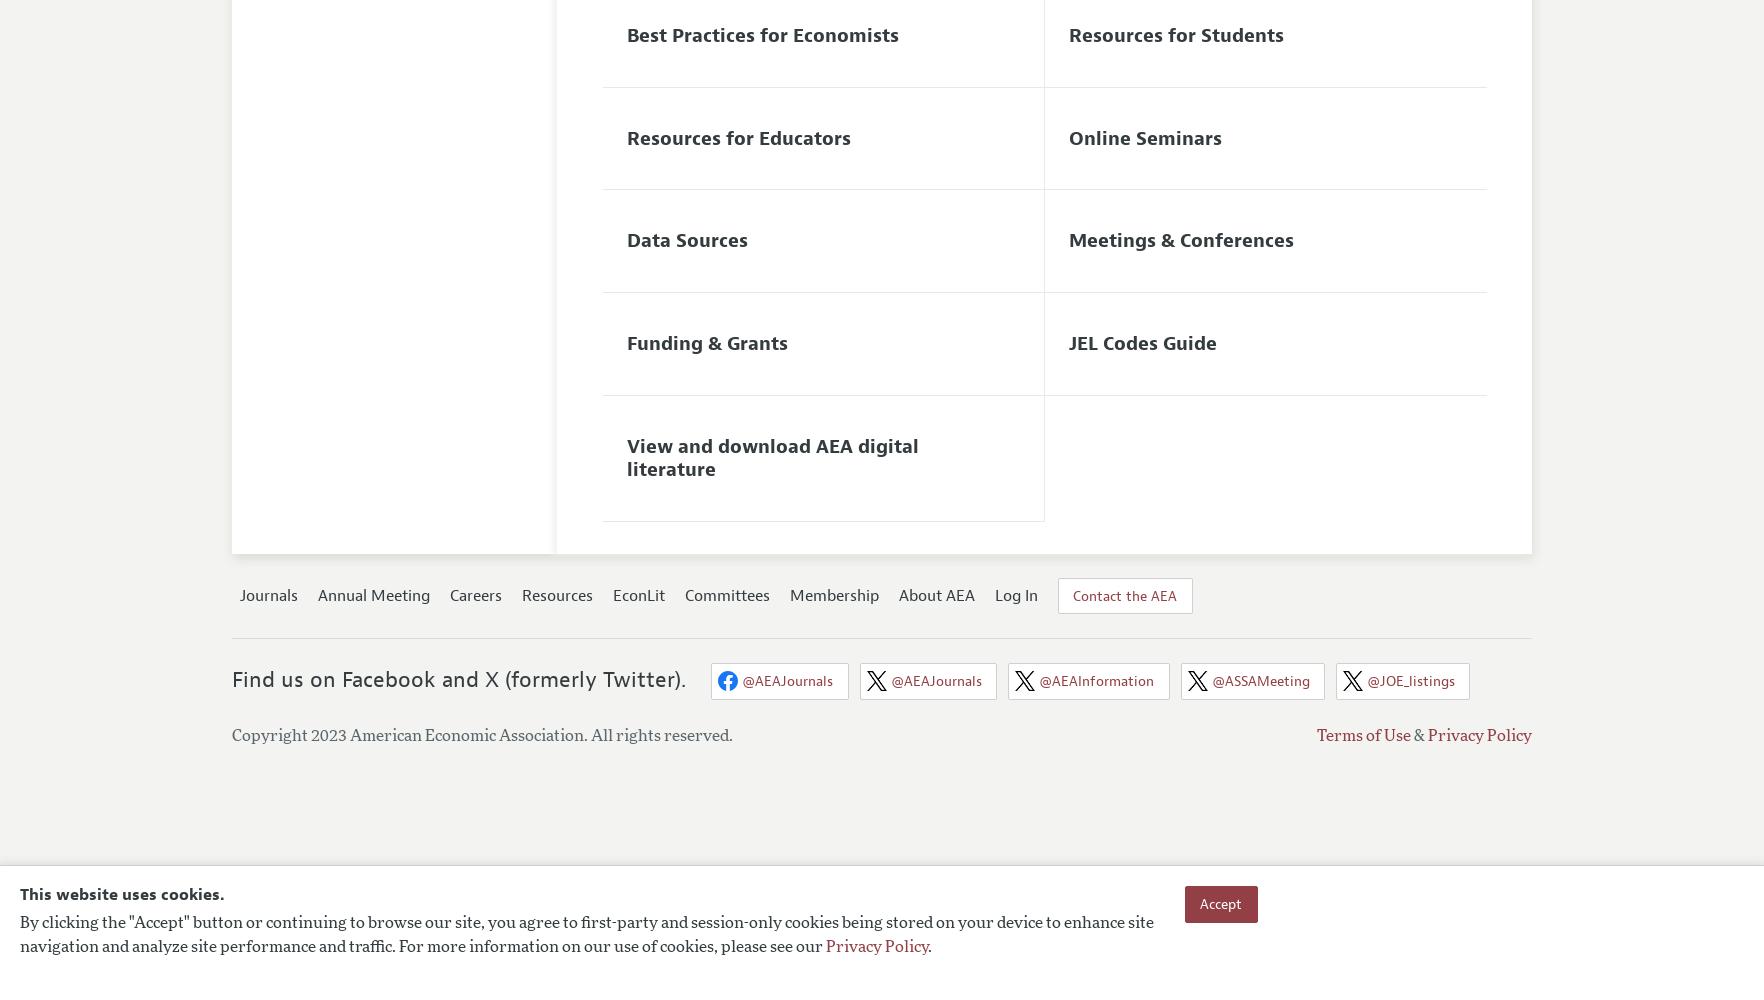  I want to click on '@JOE_listings', so click(1409, 681).